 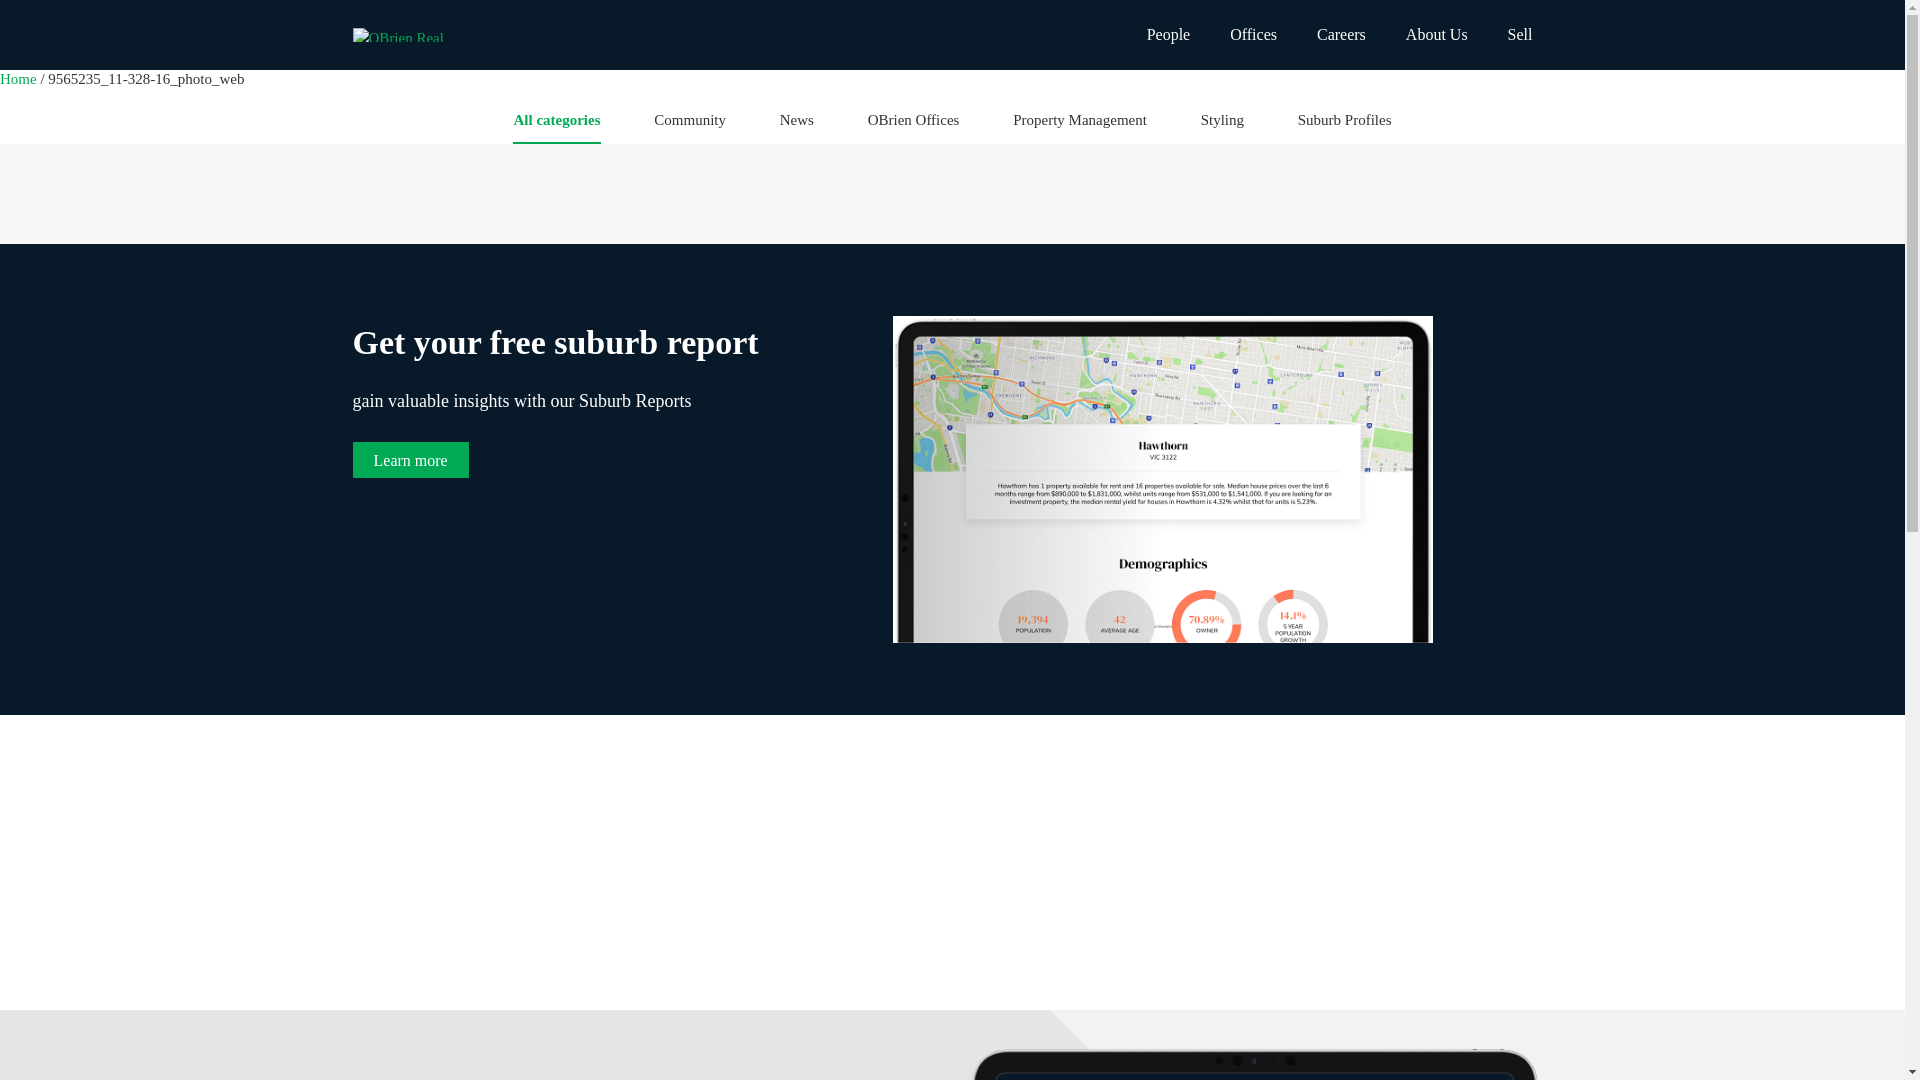 What do you see at coordinates (690, 126) in the screenshot?
I see `'Community'` at bounding box center [690, 126].